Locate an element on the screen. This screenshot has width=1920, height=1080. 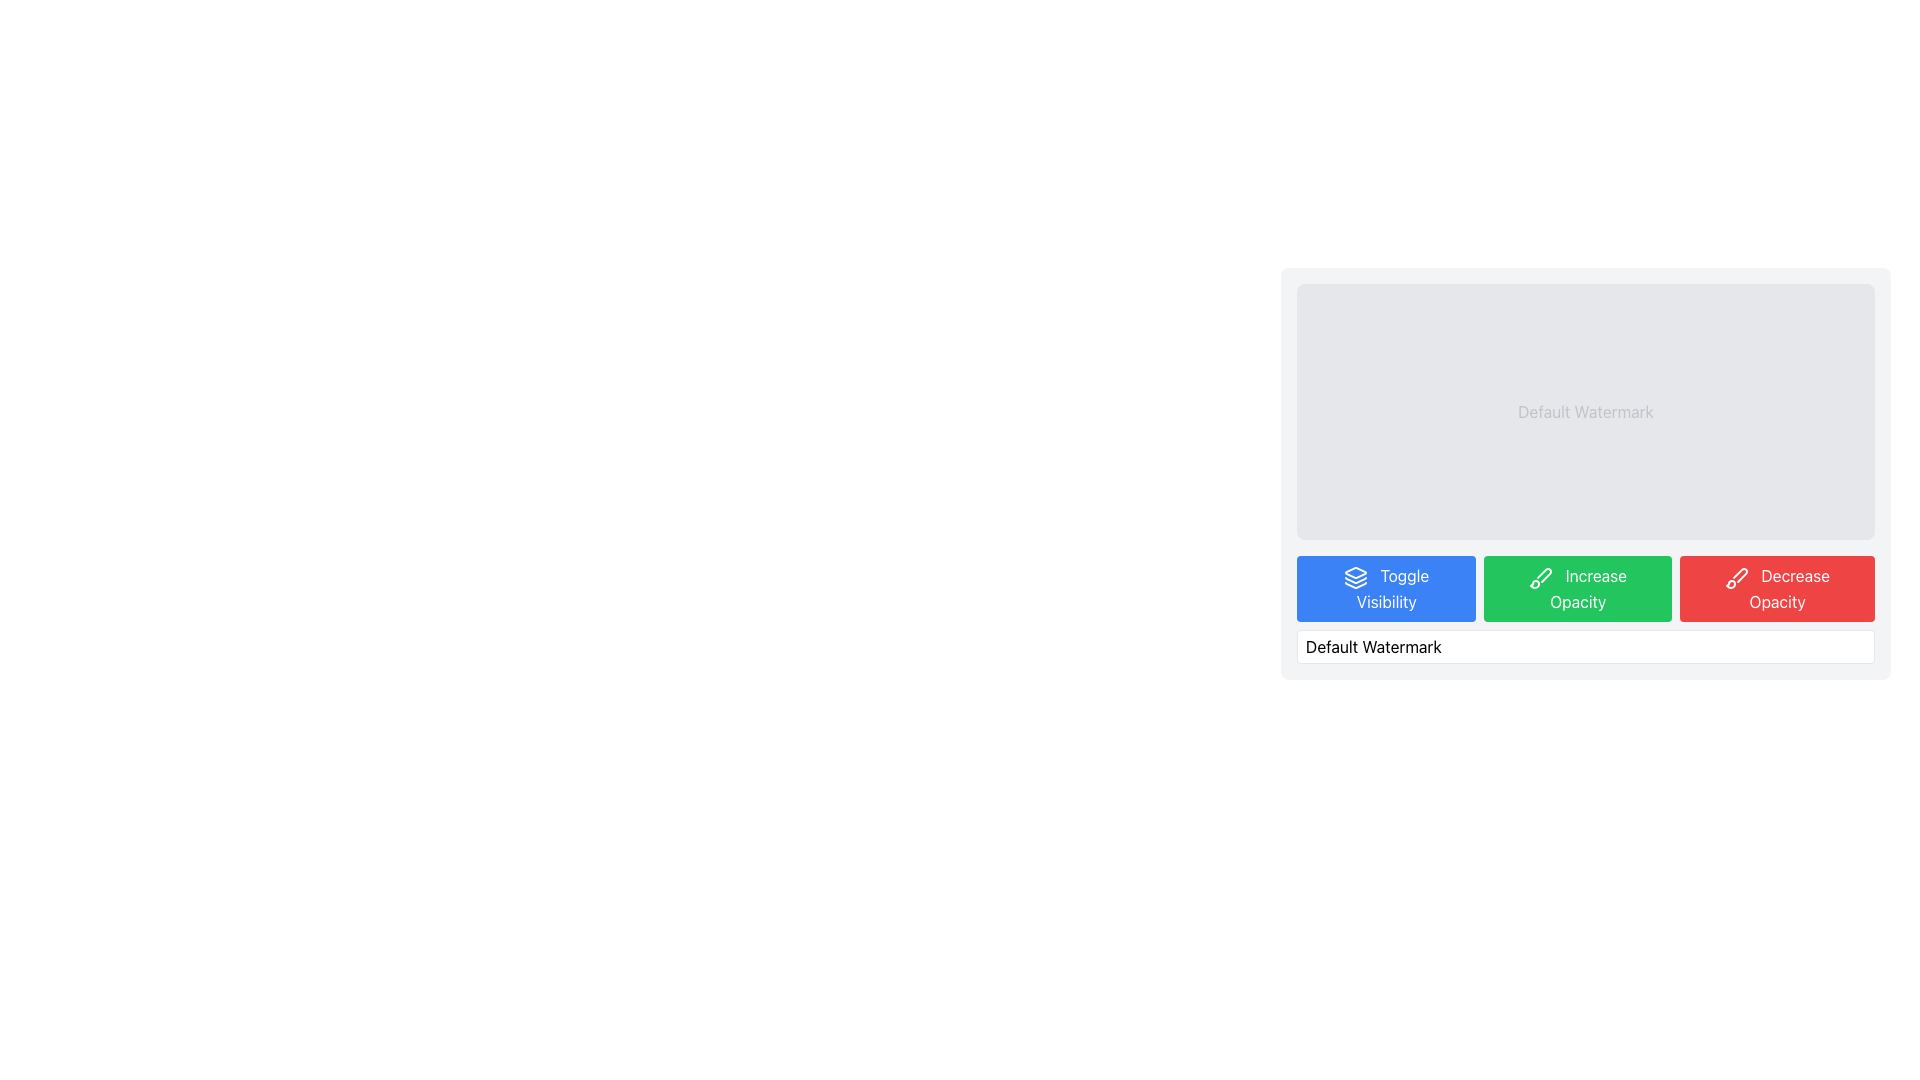
the brush icon located inside the red button labeled 'Decrease Opacity' is located at coordinates (1736, 577).